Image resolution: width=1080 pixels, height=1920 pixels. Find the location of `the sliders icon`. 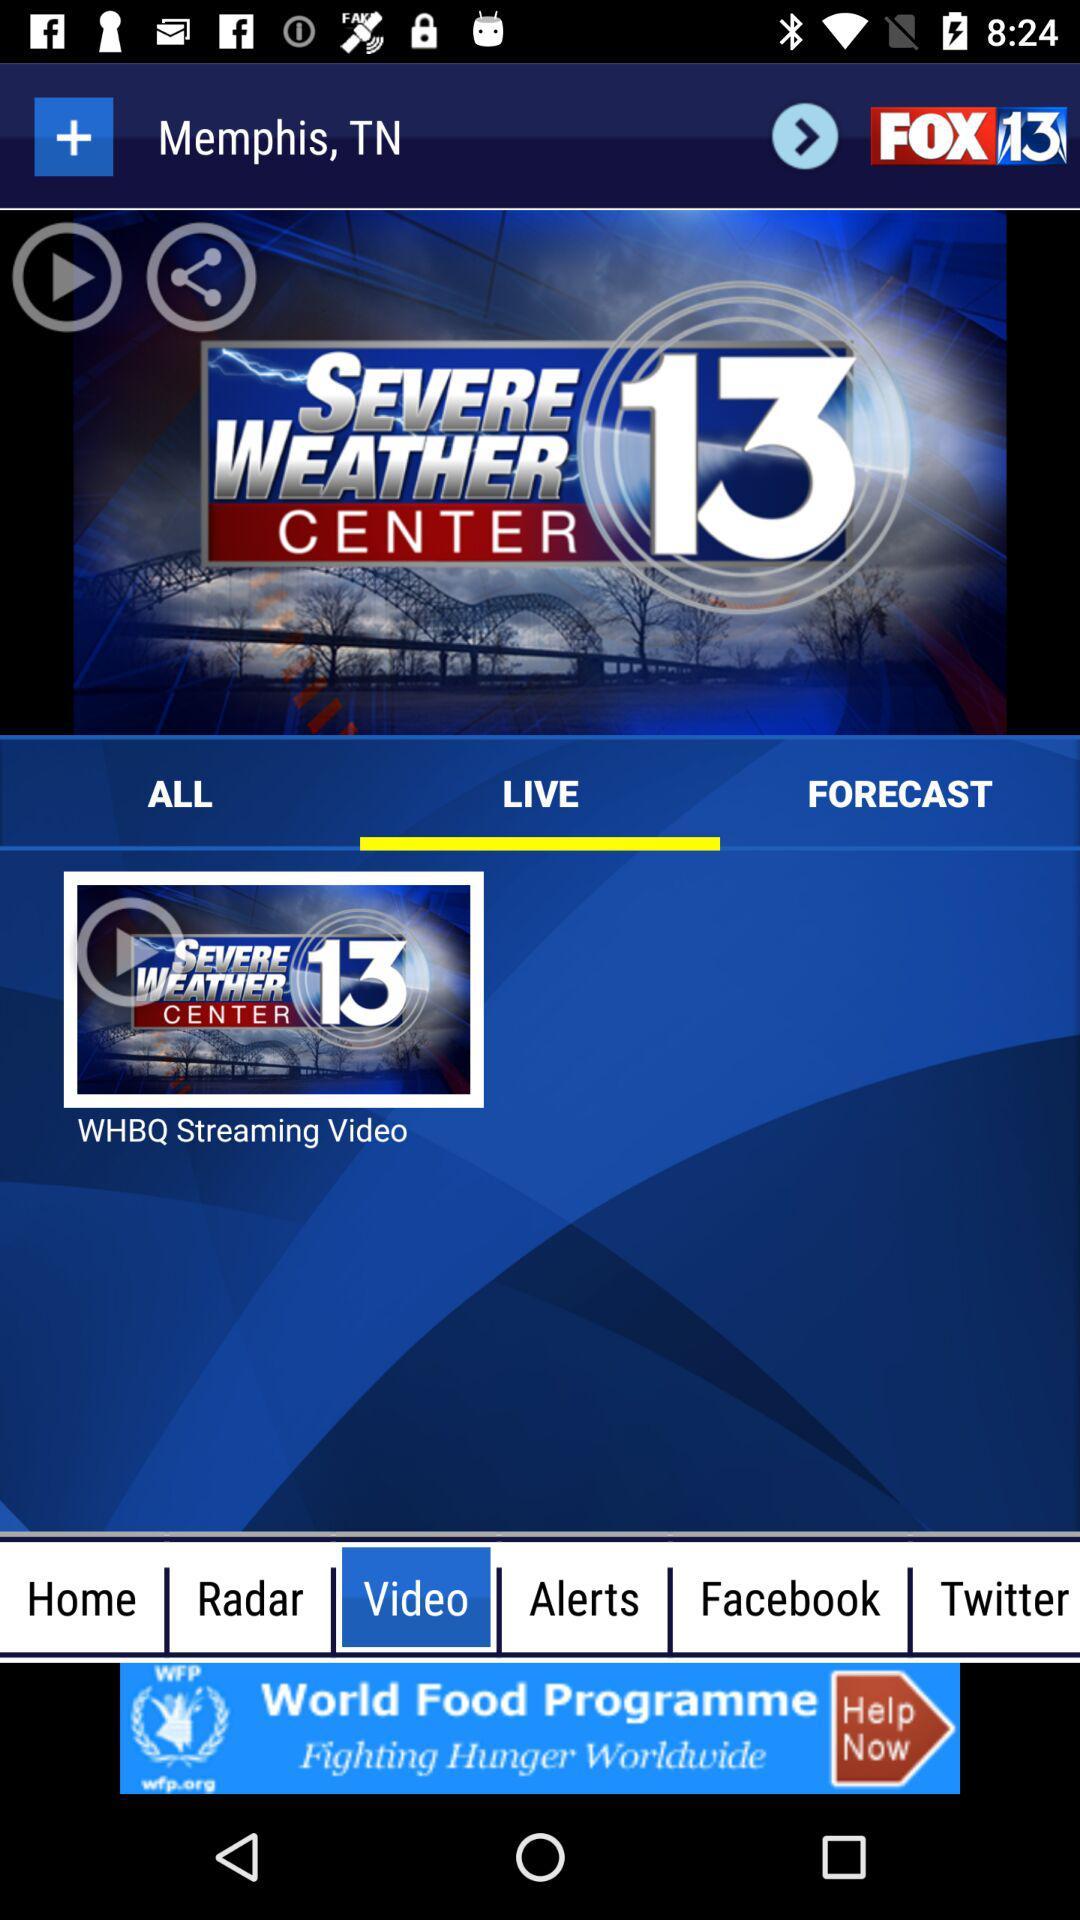

the sliders icon is located at coordinates (967, 135).